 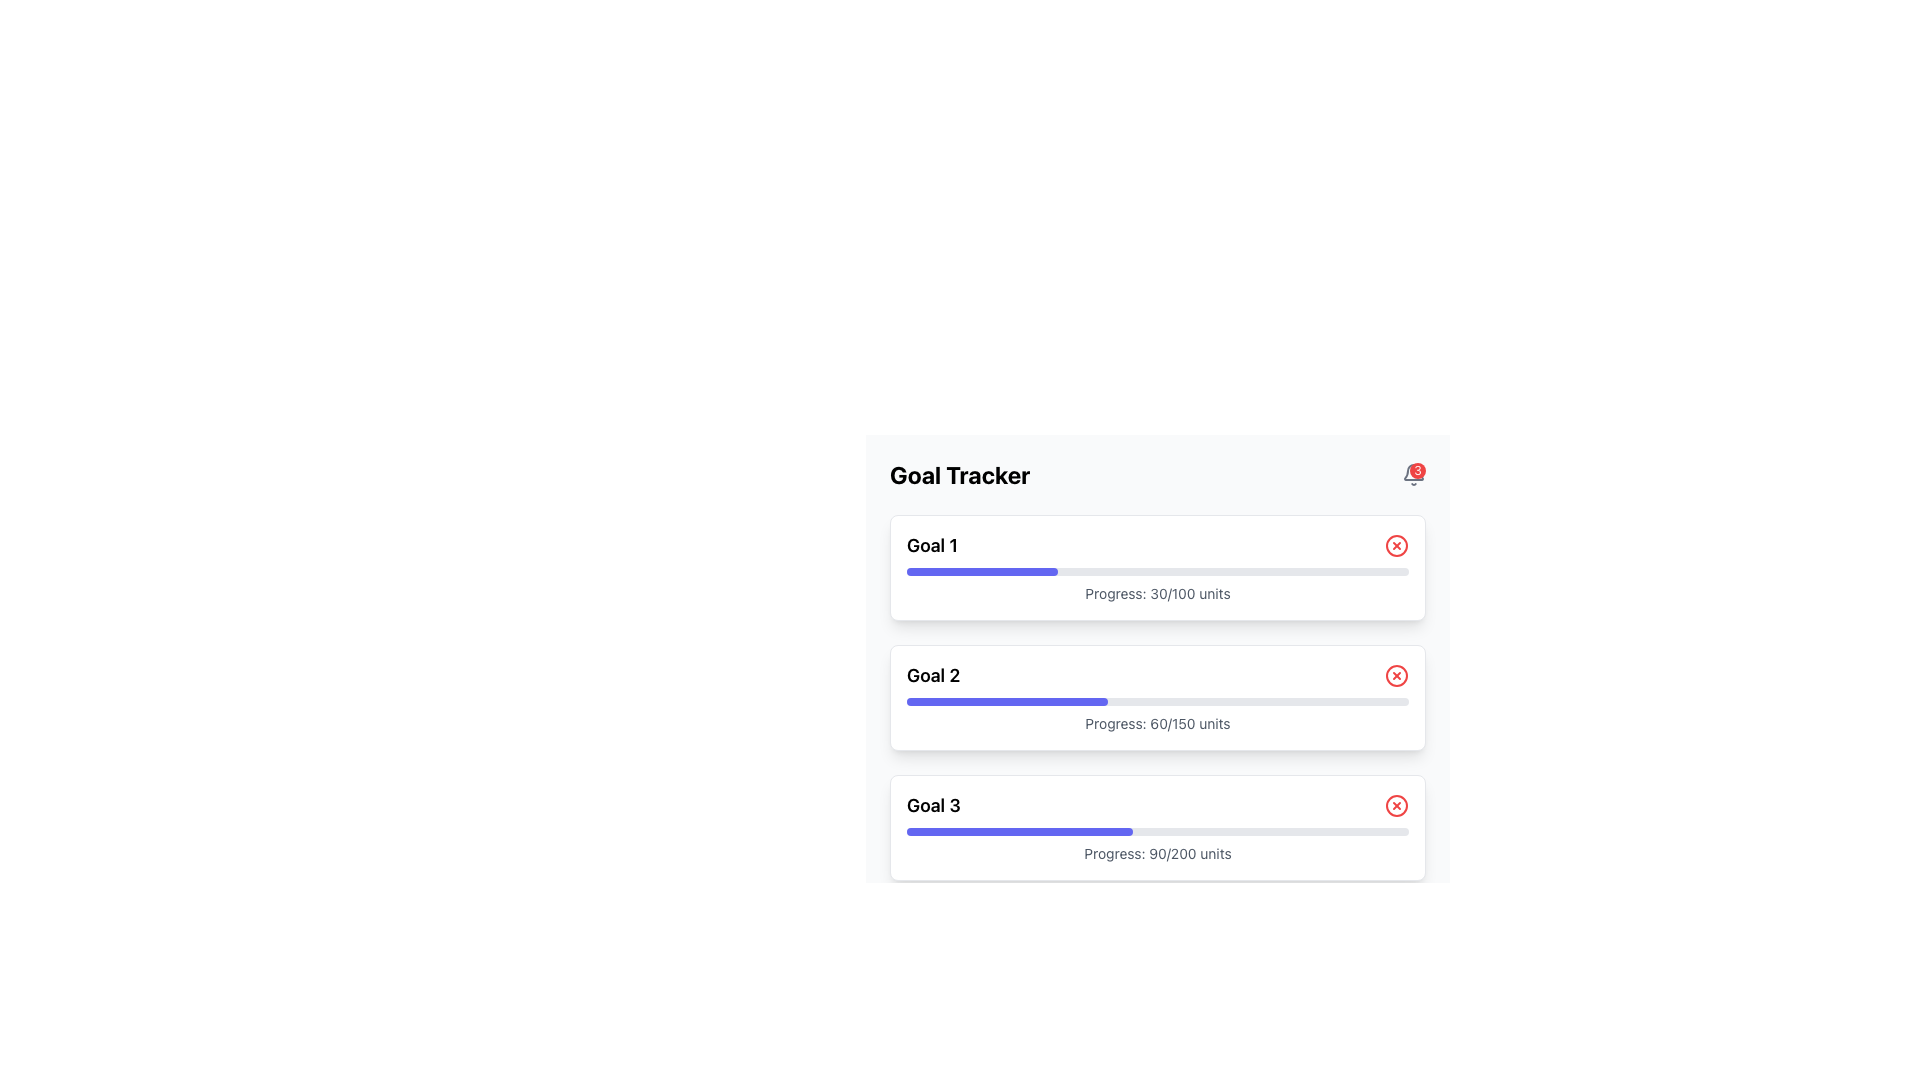 I want to click on the progress details of the 'Goal 2' Progress Card, which is a rectangular card with a white background, featuring a title in bold text and a partially filled purple progress bar, so click(x=1157, y=697).